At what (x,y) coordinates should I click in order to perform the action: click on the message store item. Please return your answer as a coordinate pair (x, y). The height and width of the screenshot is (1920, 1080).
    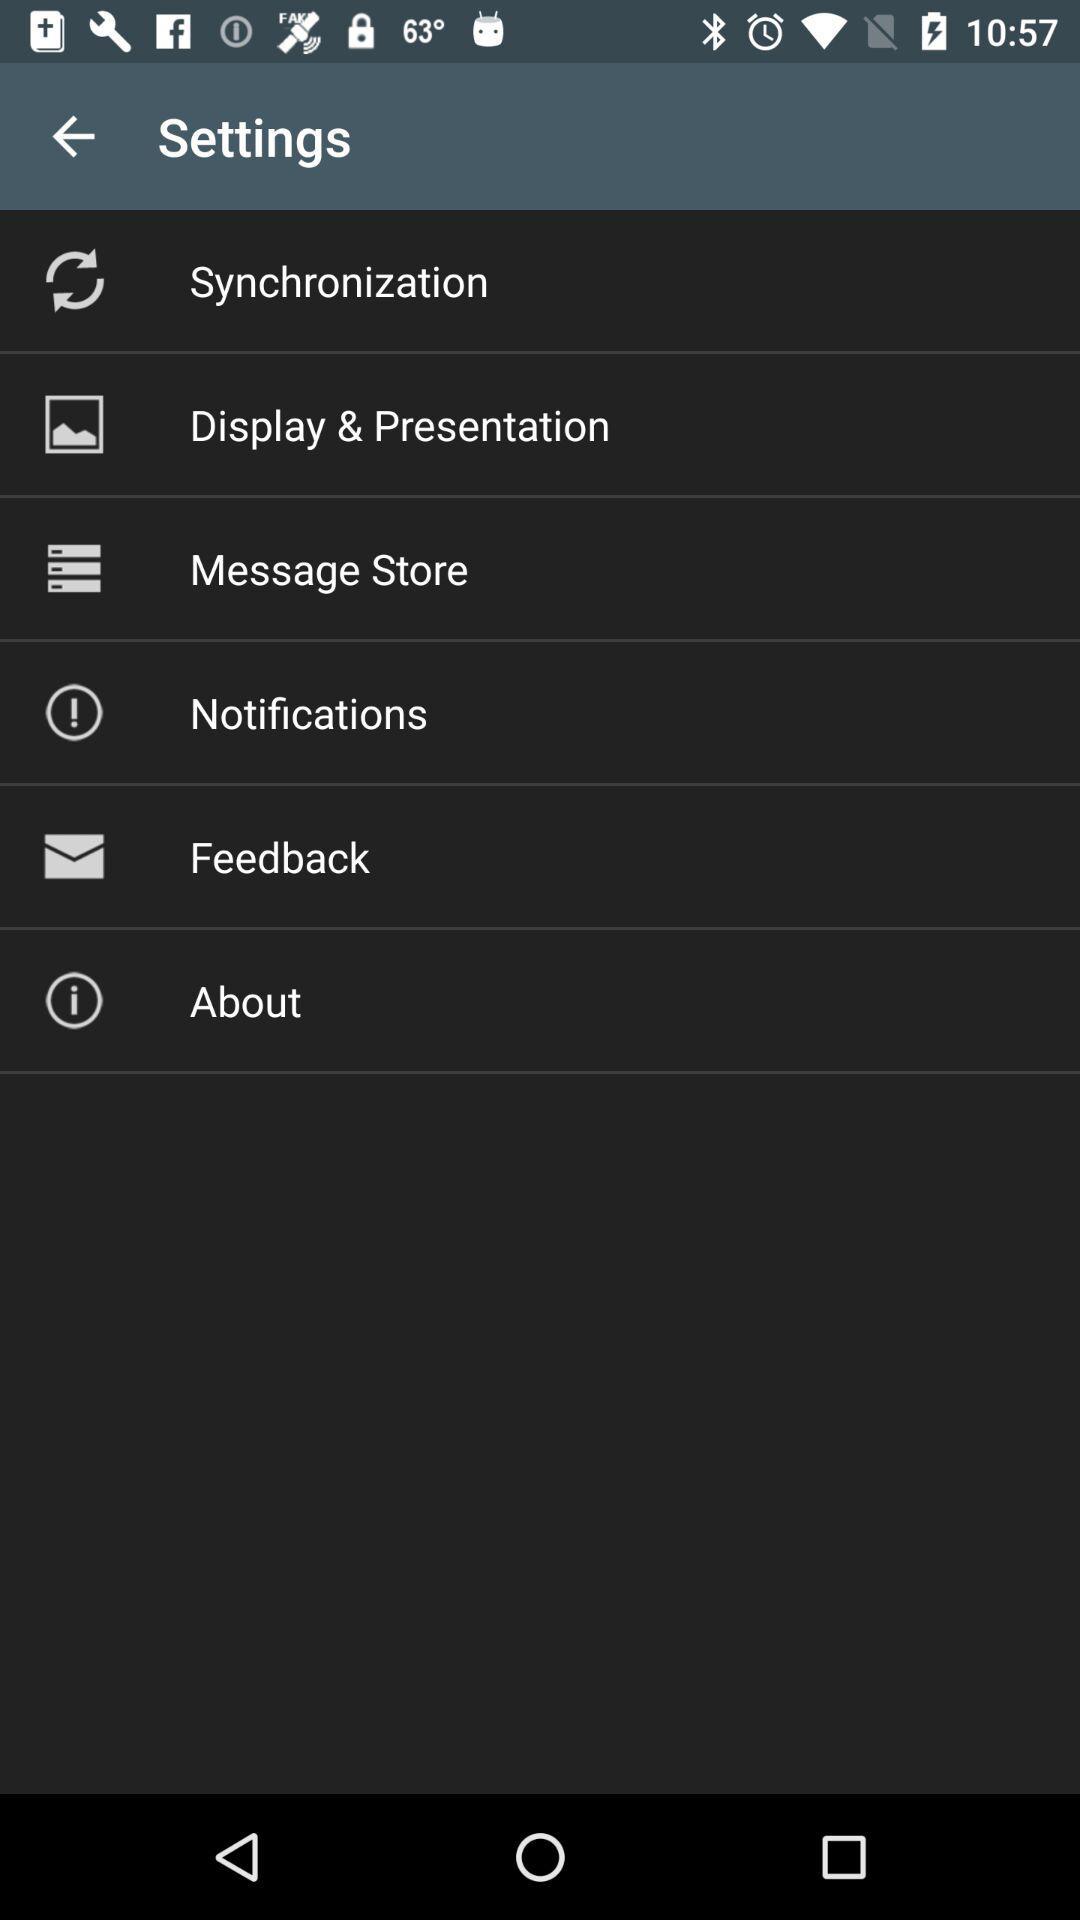
    Looking at the image, I should click on (328, 567).